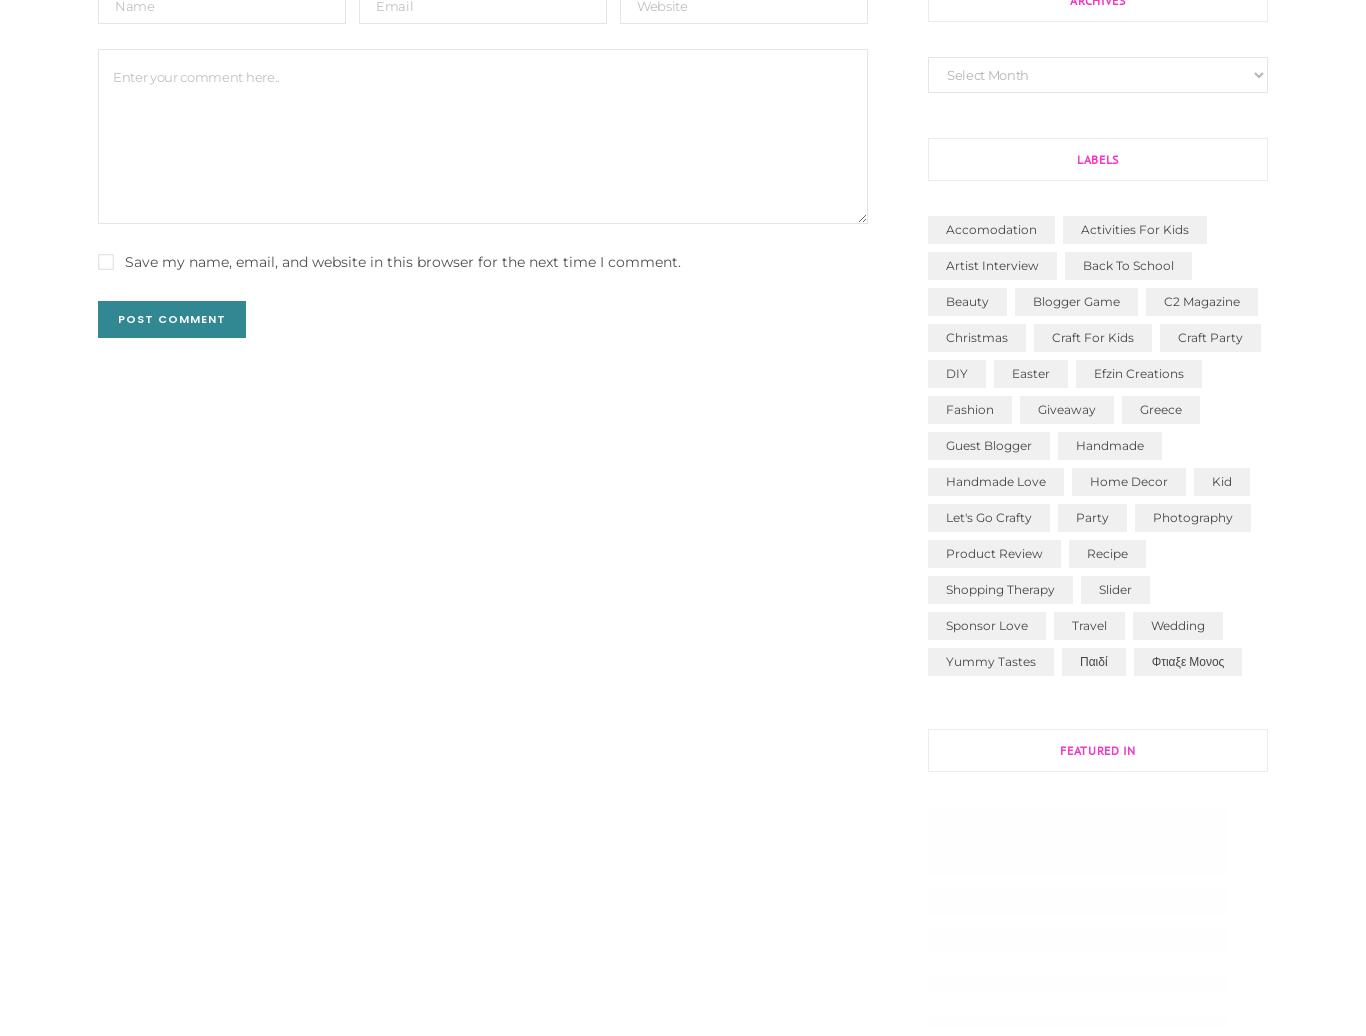  What do you see at coordinates (988, 516) in the screenshot?
I see `'let's go crafty'` at bounding box center [988, 516].